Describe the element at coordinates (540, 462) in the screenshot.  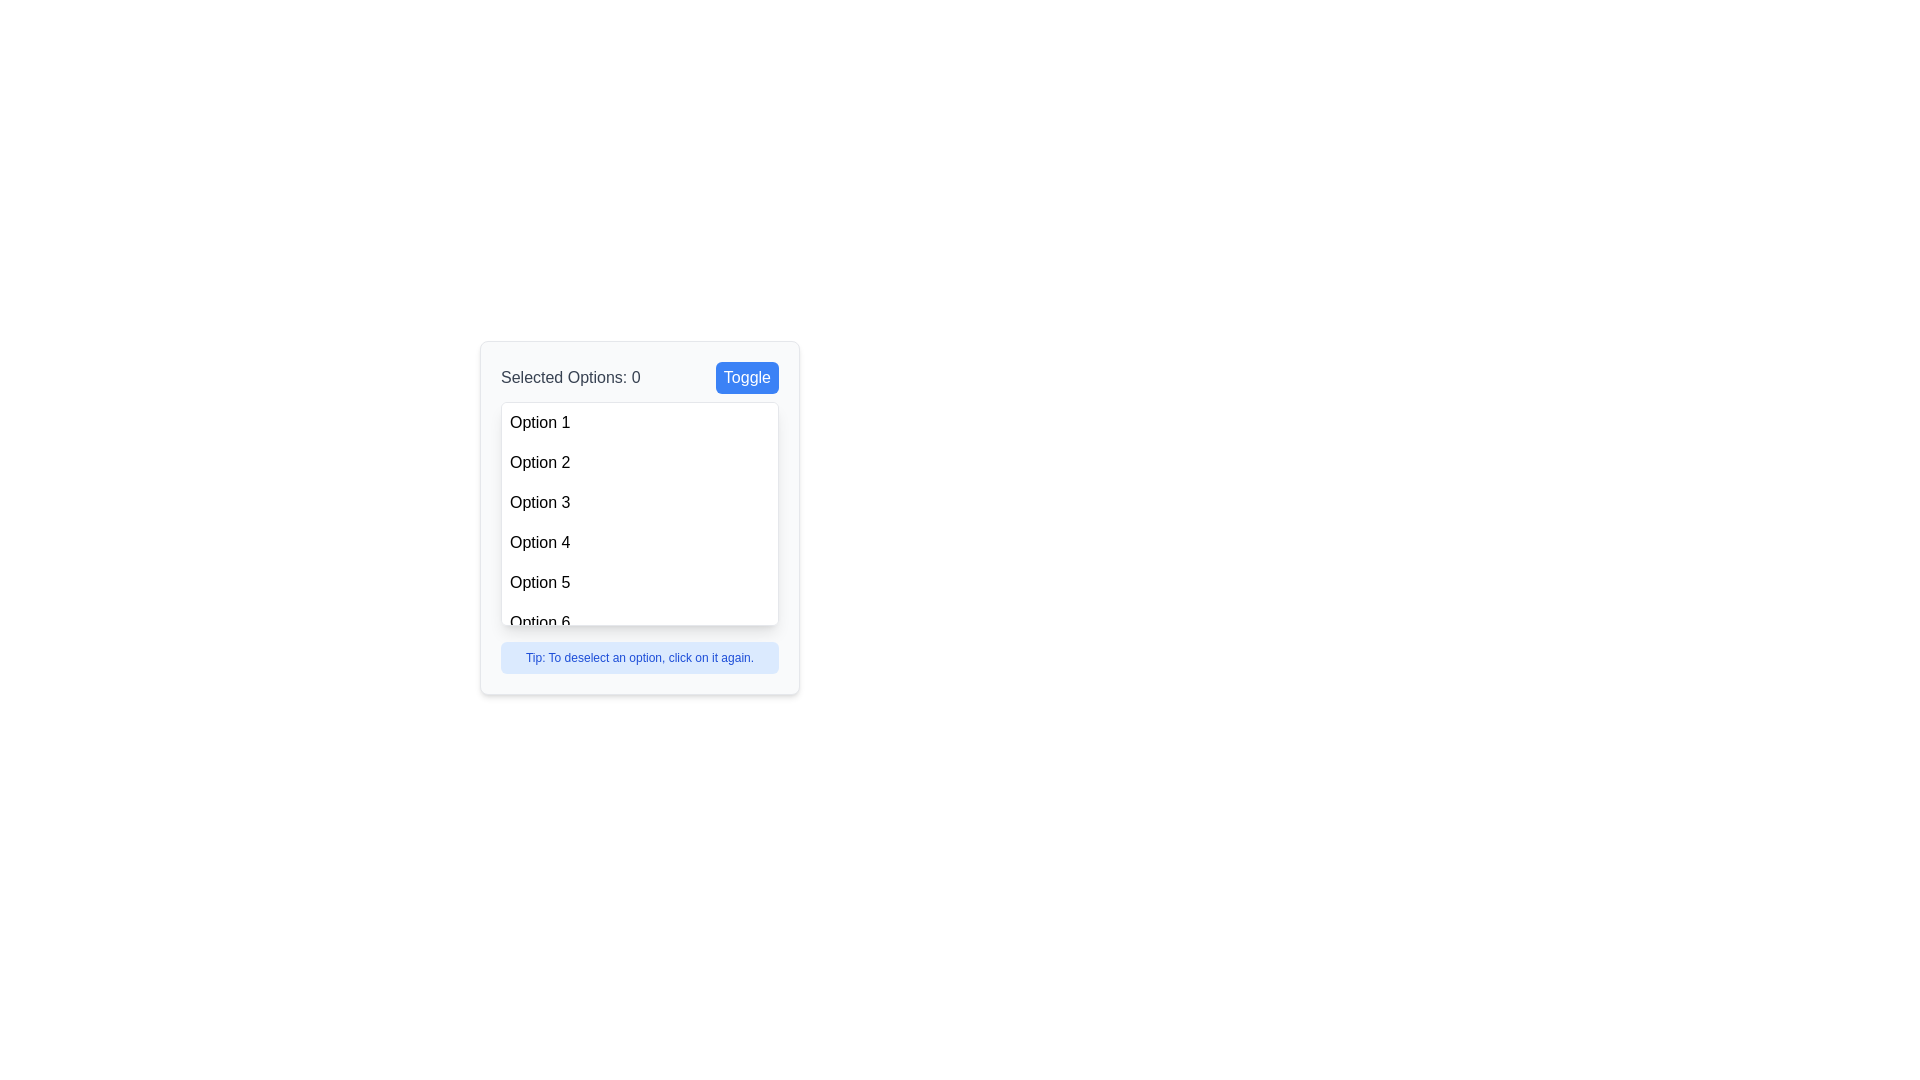
I see `the text label displaying 'Option 2' in black font` at that location.